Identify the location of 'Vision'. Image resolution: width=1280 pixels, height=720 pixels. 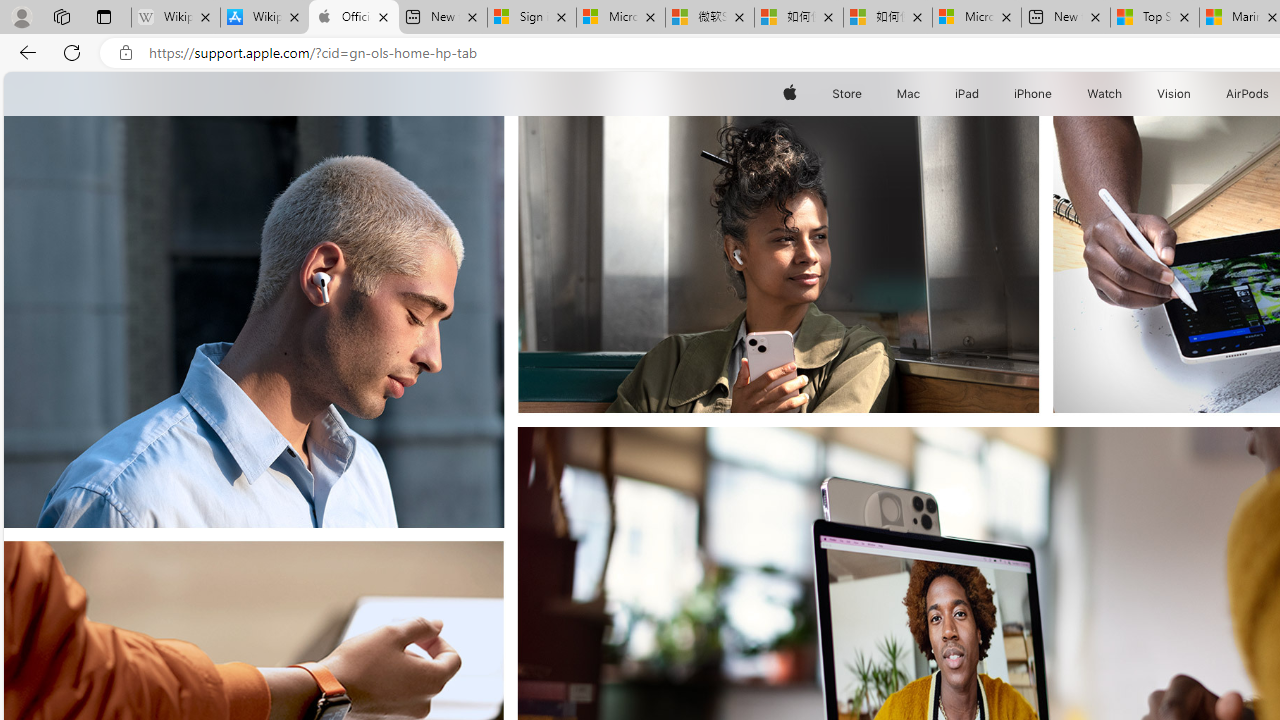
(1175, 93).